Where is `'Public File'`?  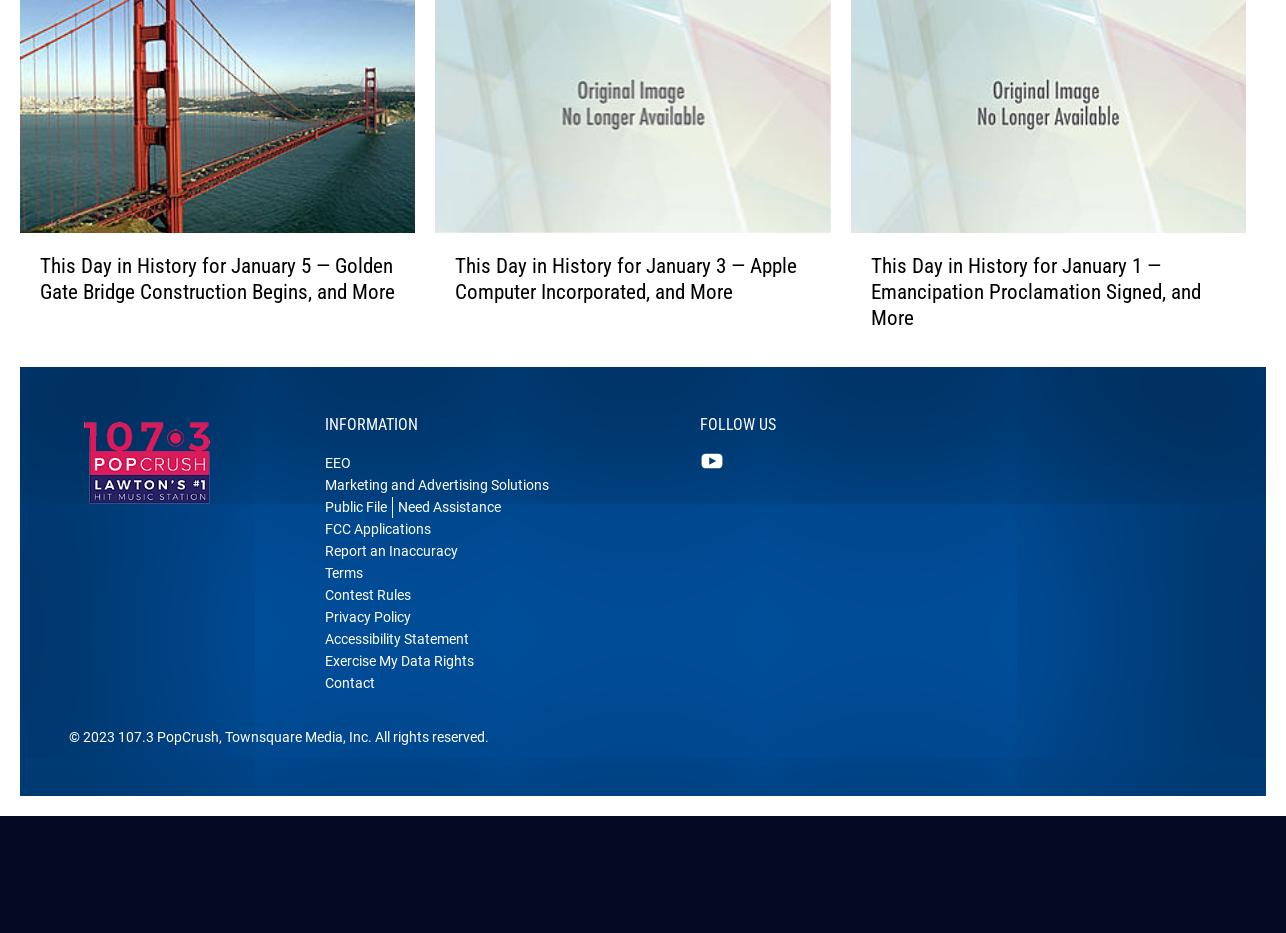 'Public File' is located at coordinates (354, 536).